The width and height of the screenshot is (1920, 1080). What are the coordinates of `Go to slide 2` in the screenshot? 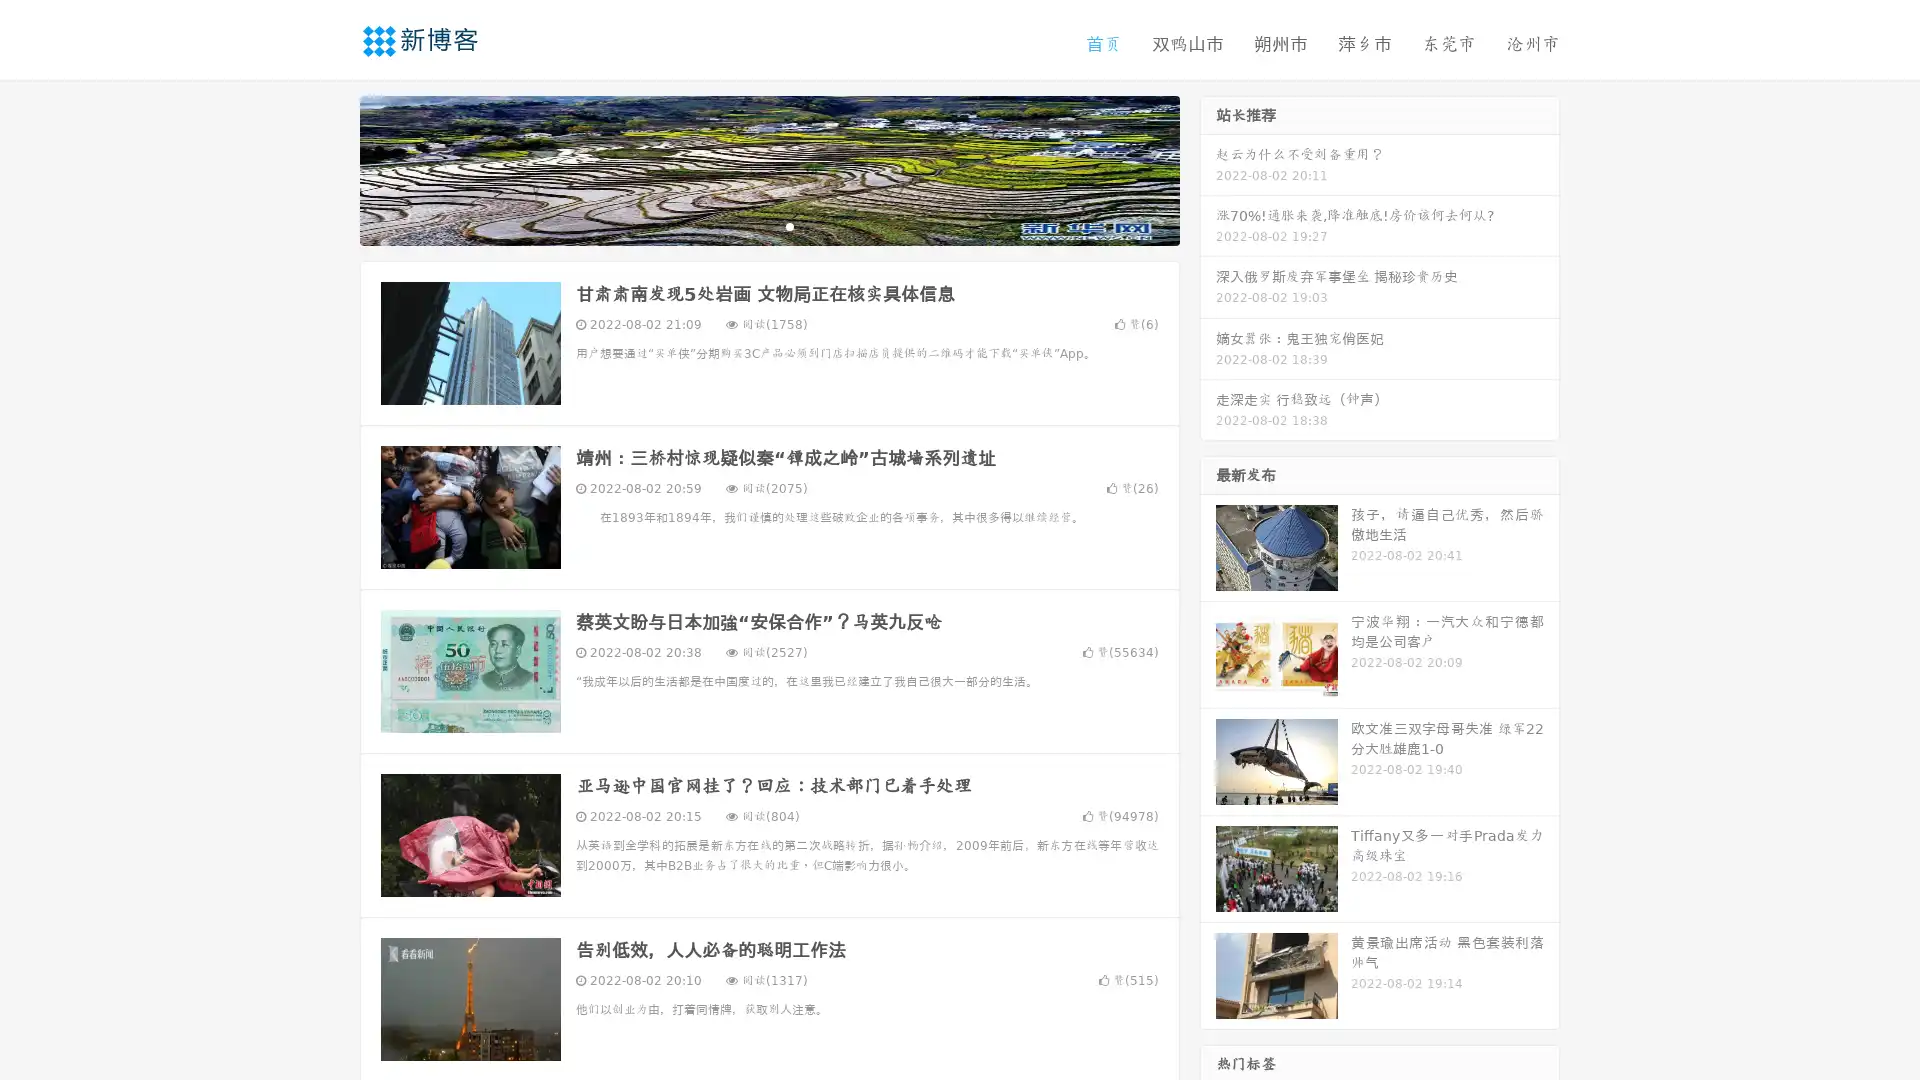 It's located at (768, 225).